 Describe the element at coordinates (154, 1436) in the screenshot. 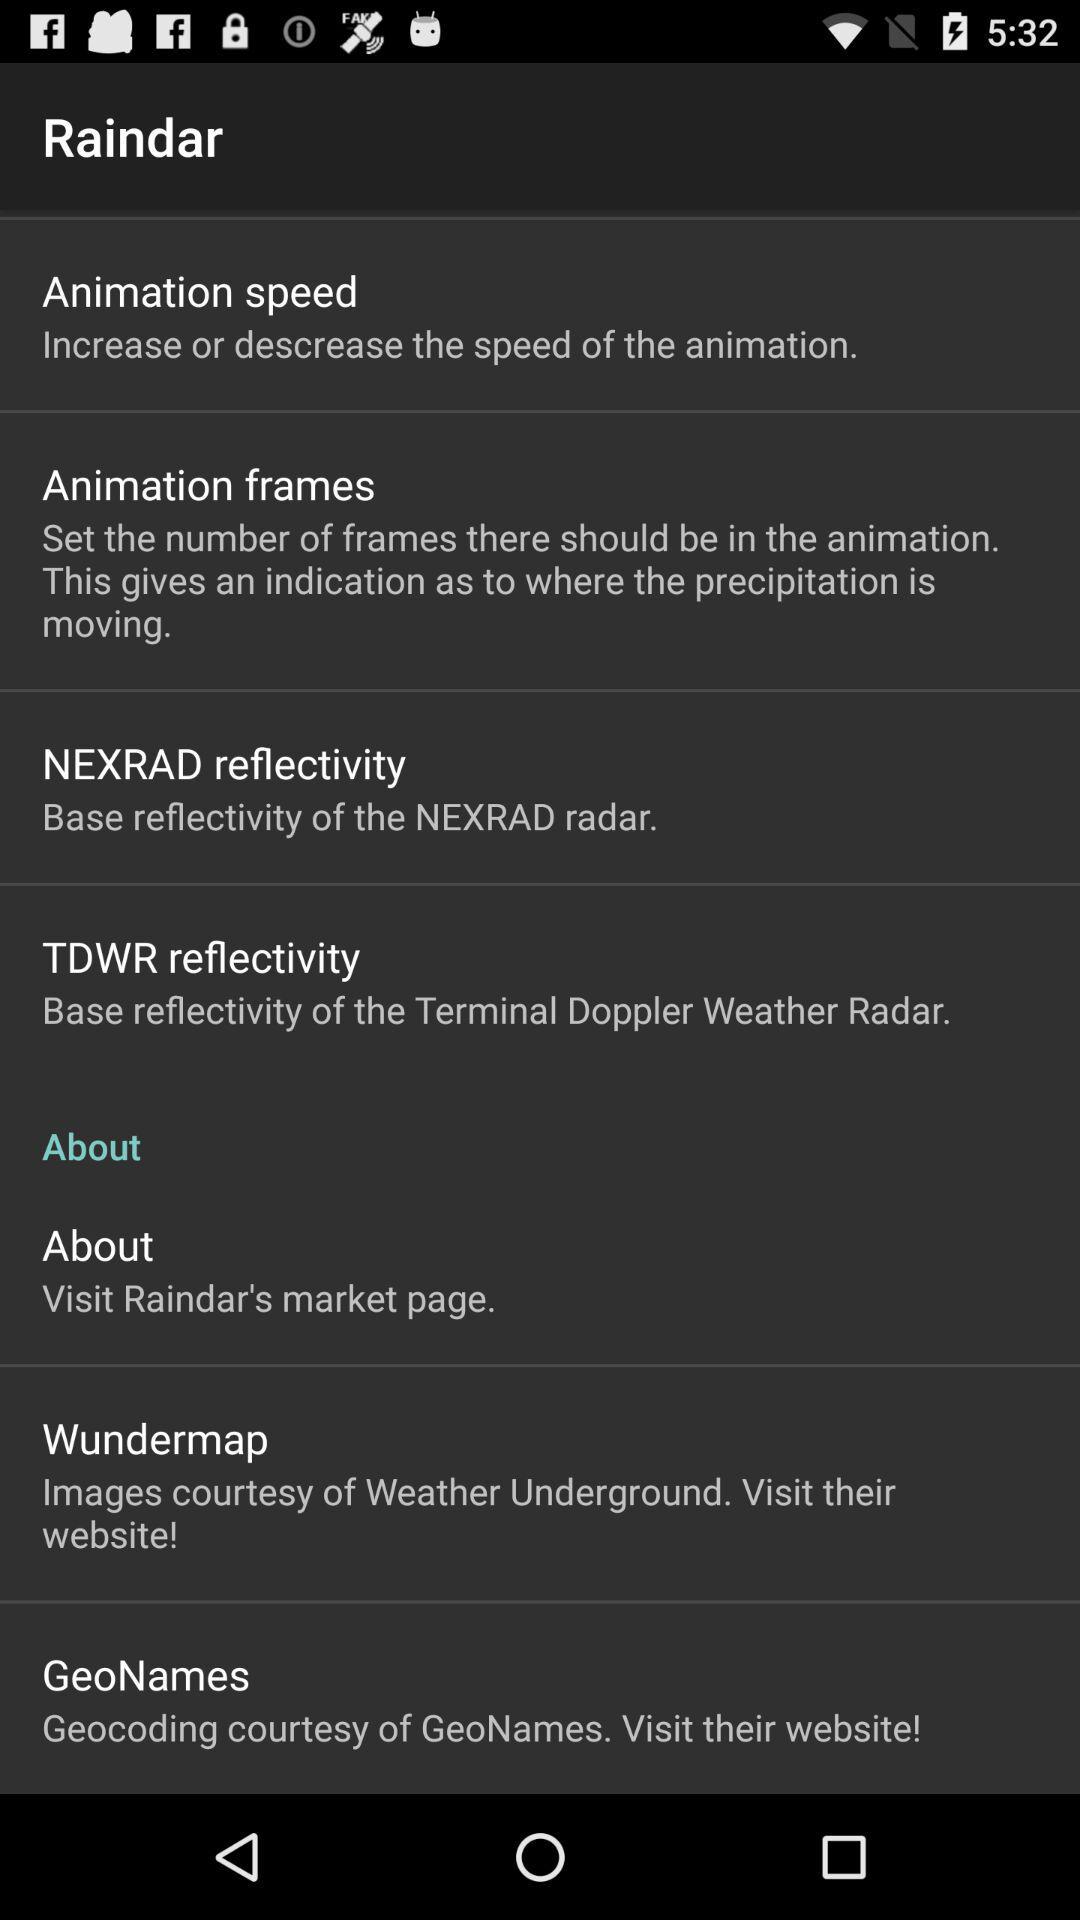

I see `the item above the images courtesy of item` at that location.